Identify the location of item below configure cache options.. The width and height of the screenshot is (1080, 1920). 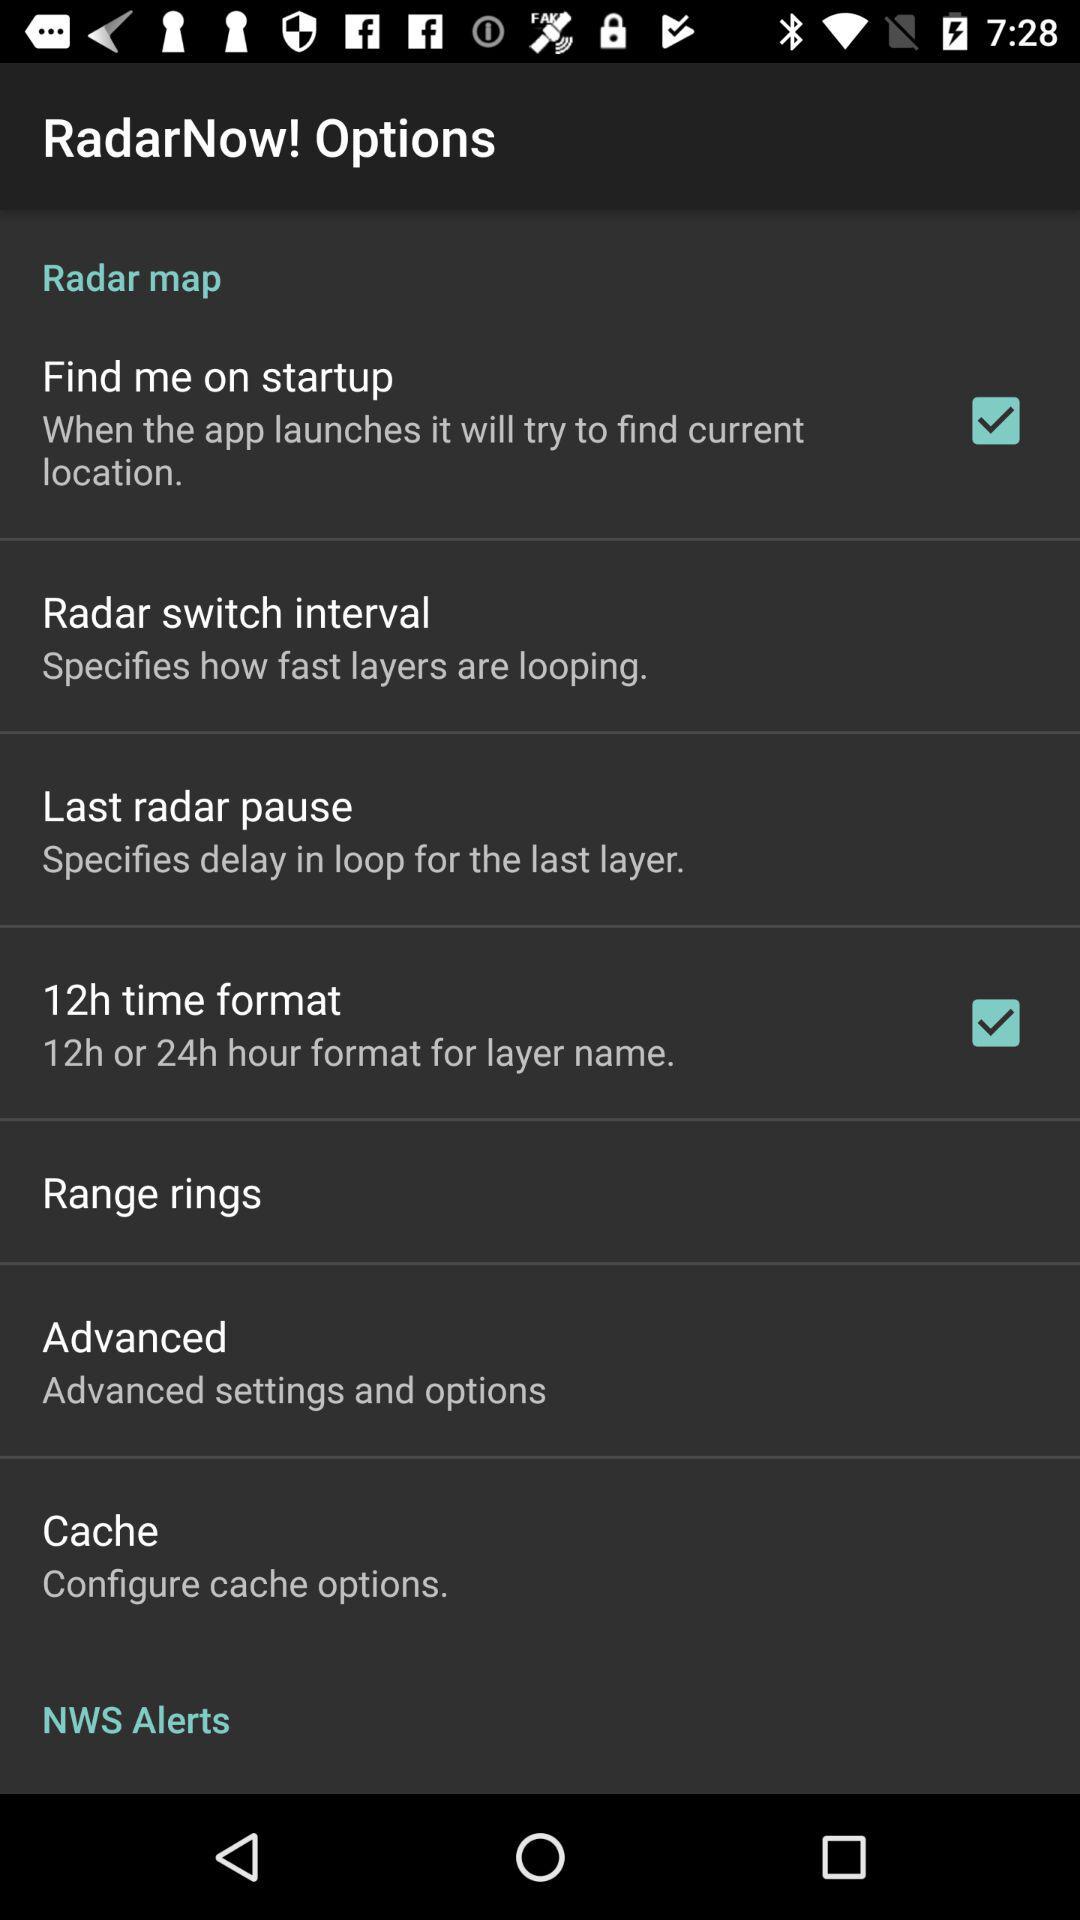
(540, 1697).